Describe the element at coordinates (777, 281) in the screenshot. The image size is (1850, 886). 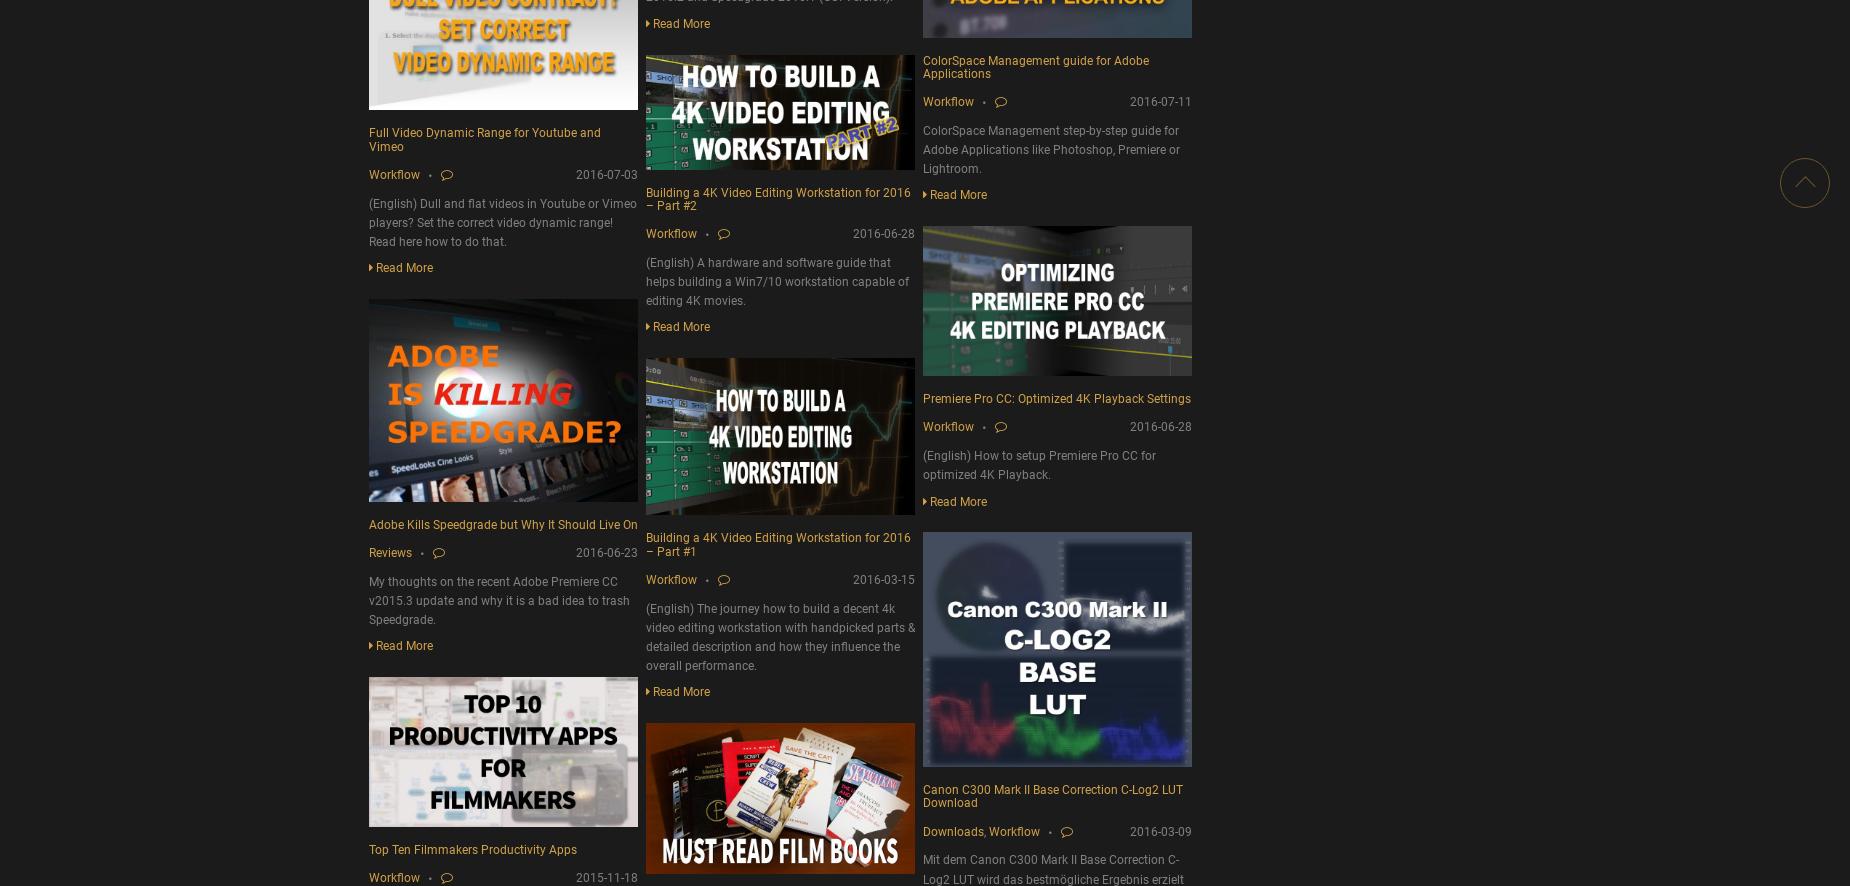
I see `'(English) A hardware and software guide that helps building a Win7/10 workstation capable of editing 4K movies.'` at that location.